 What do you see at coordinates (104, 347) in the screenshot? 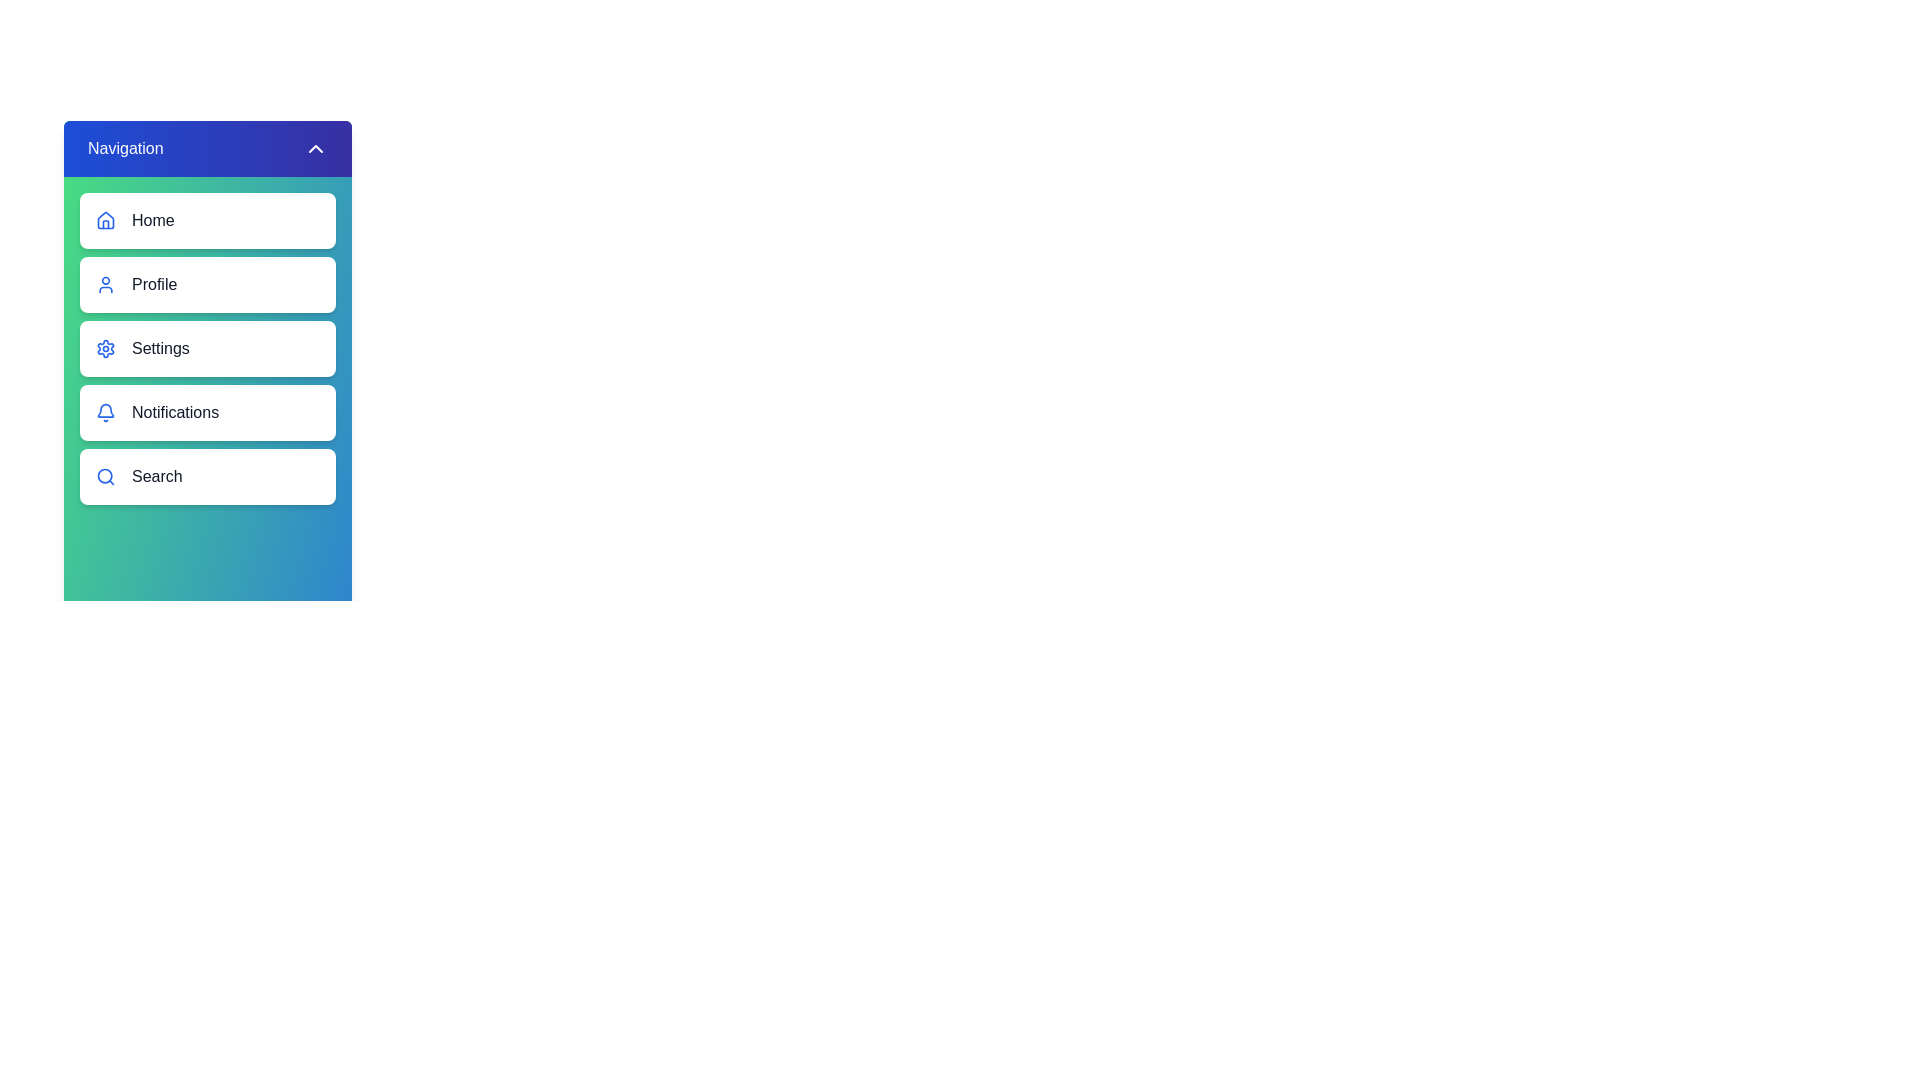
I see `the blue gear-shaped icon located to the left of the 'Settings' text within the third button of the navigation options` at bounding box center [104, 347].